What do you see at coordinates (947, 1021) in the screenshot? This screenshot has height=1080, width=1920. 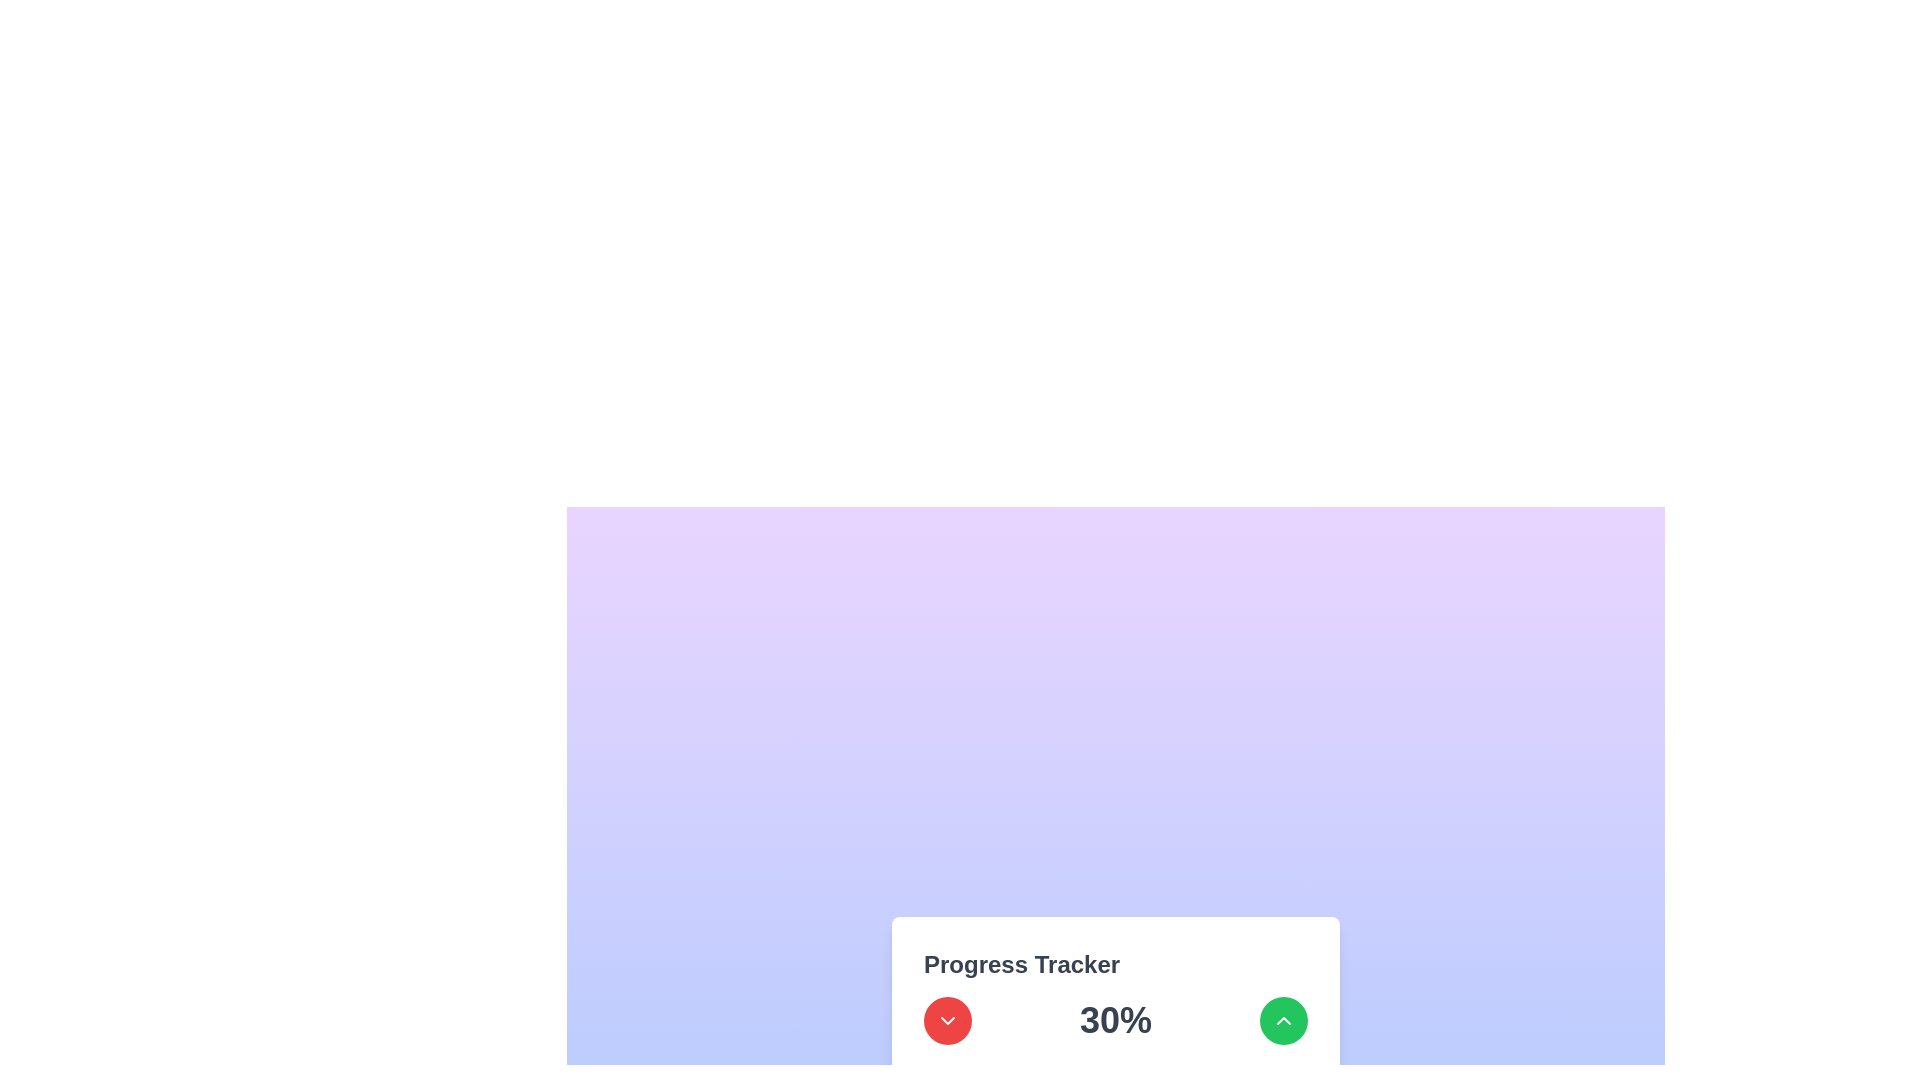 I see `the button that decreases a value, located to the left of the bold '30%' text` at bounding box center [947, 1021].